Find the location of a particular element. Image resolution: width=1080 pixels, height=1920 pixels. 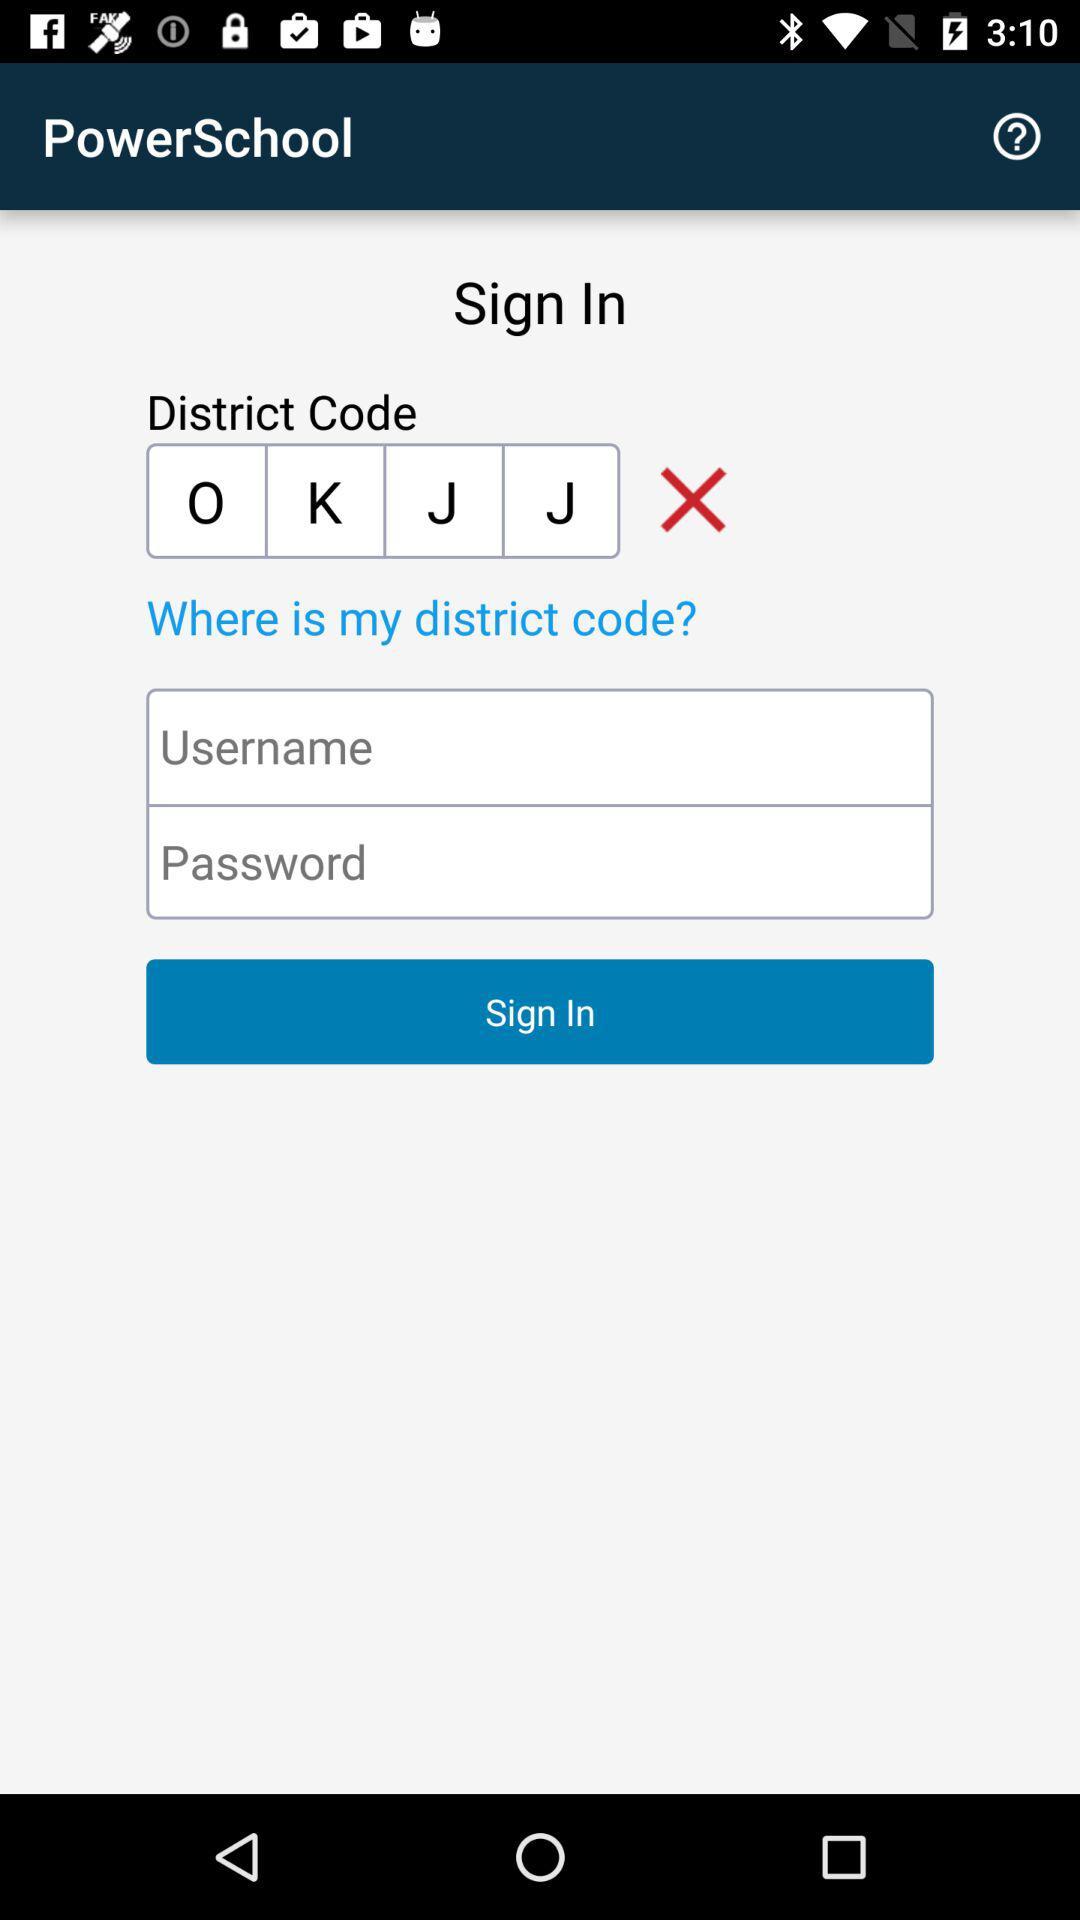

icon below the where is my icon is located at coordinates (540, 745).